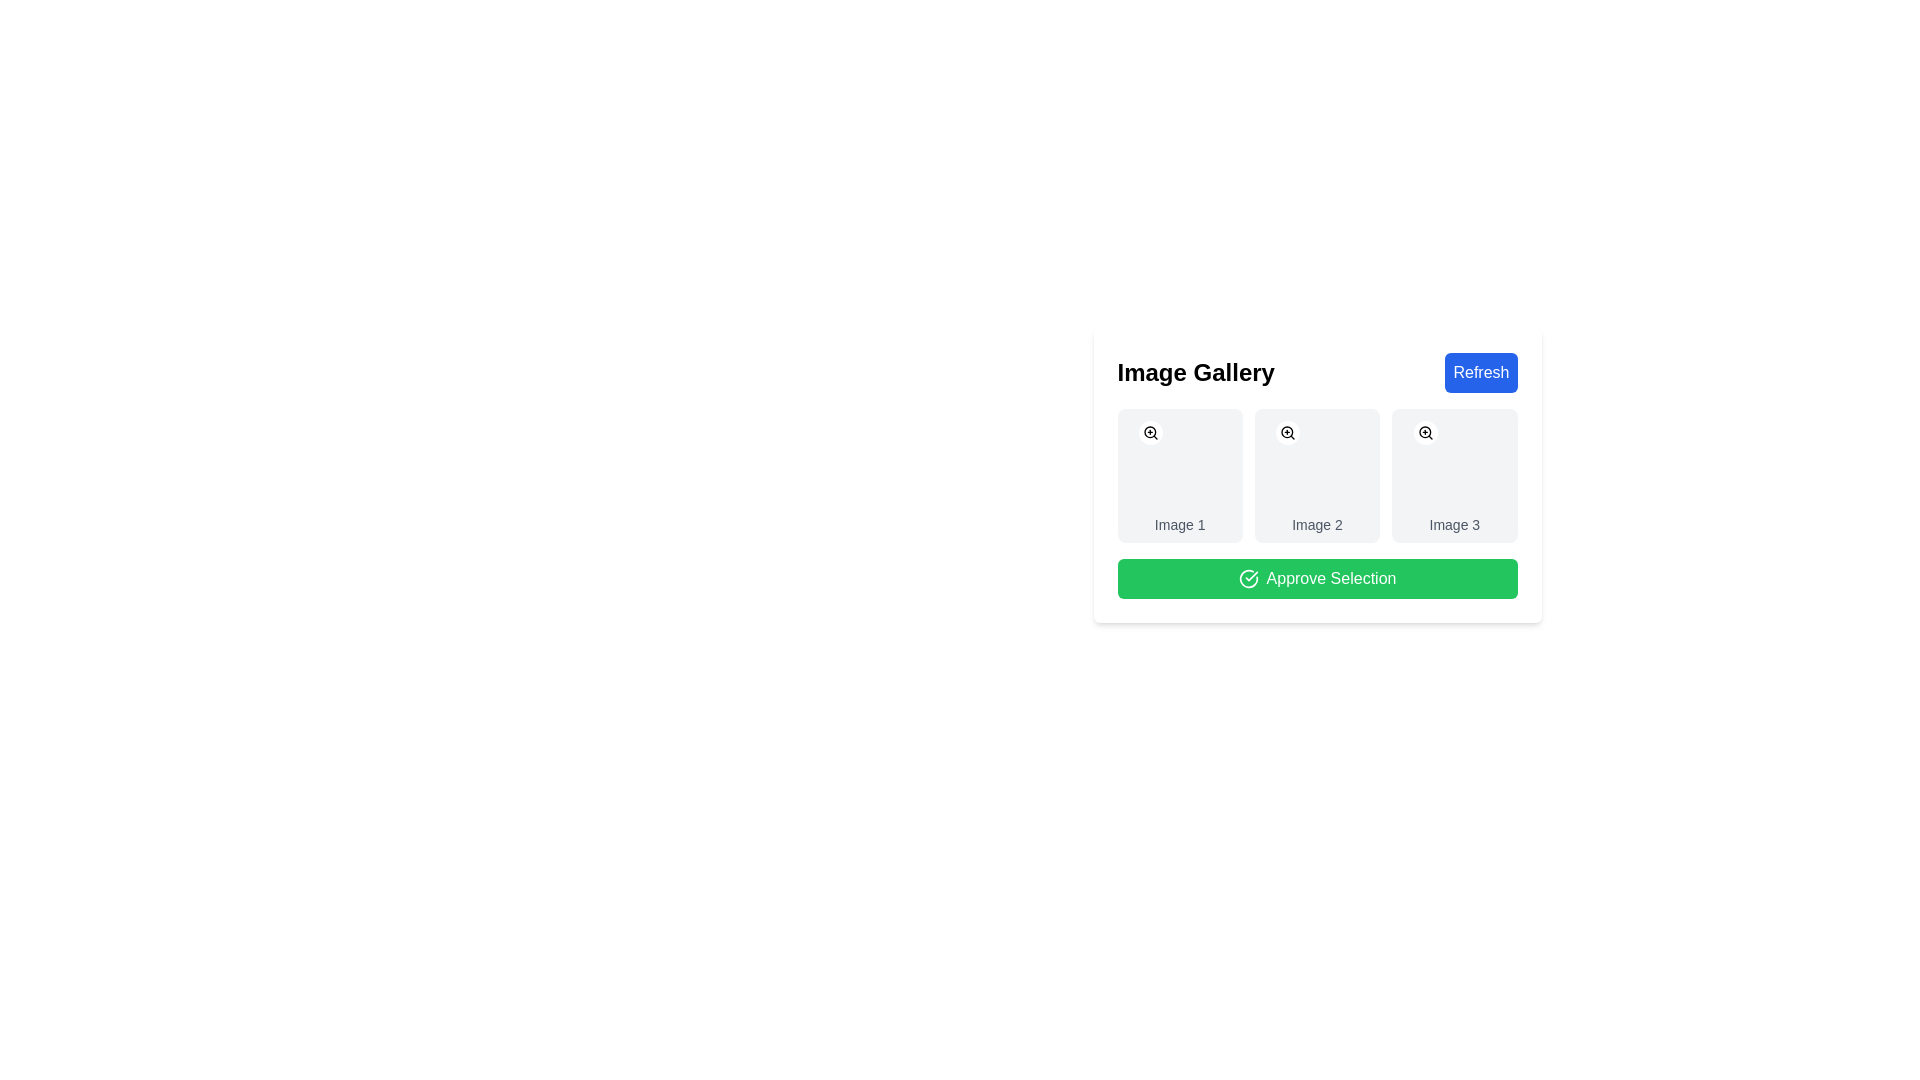  Describe the element at coordinates (1454, 523) in the screenshot. I see `the Text Label that indicates the name or identification of the third image within the gallery, located below the corresponding image placeholder and magnifying glass icon` at that location.